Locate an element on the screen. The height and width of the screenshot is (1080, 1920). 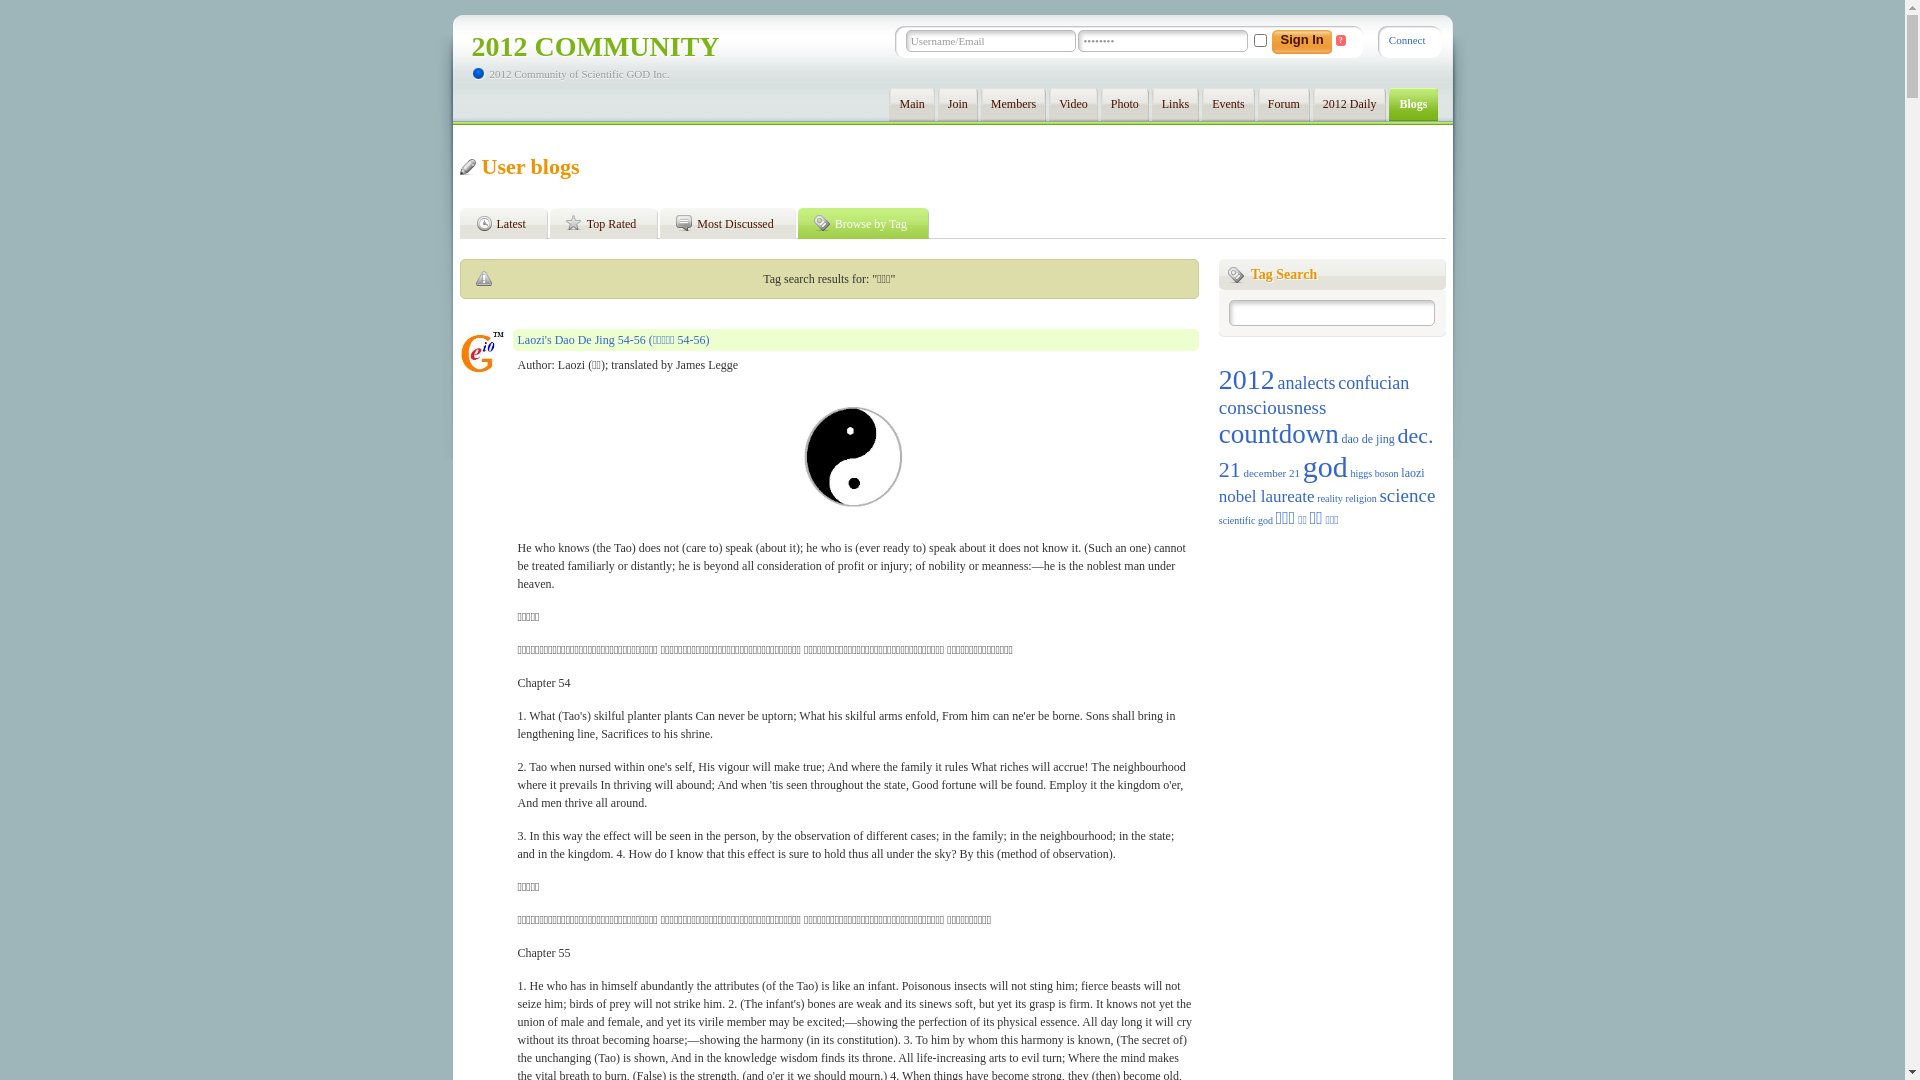
'december 21' is located at coordinates (1270, 473).